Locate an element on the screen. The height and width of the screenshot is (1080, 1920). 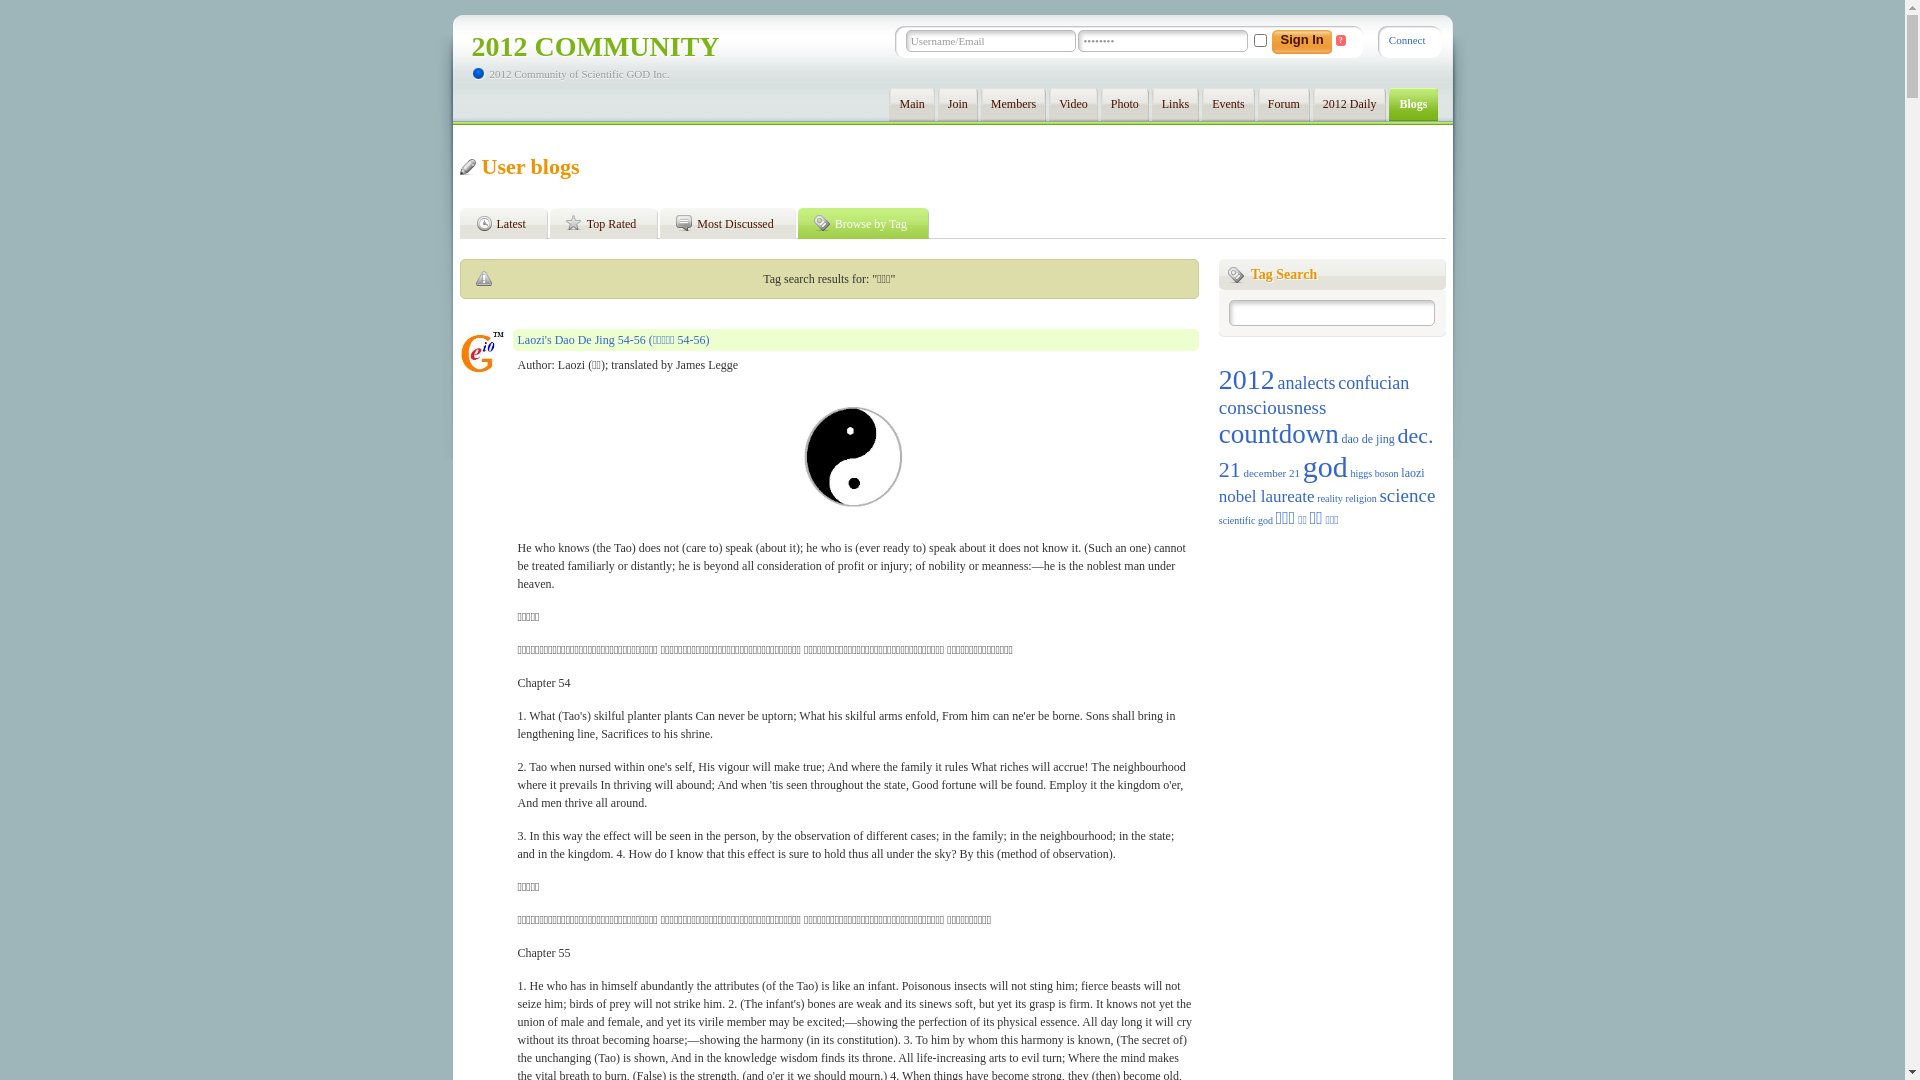
'december 21' is located at coordinates (1270, 473).